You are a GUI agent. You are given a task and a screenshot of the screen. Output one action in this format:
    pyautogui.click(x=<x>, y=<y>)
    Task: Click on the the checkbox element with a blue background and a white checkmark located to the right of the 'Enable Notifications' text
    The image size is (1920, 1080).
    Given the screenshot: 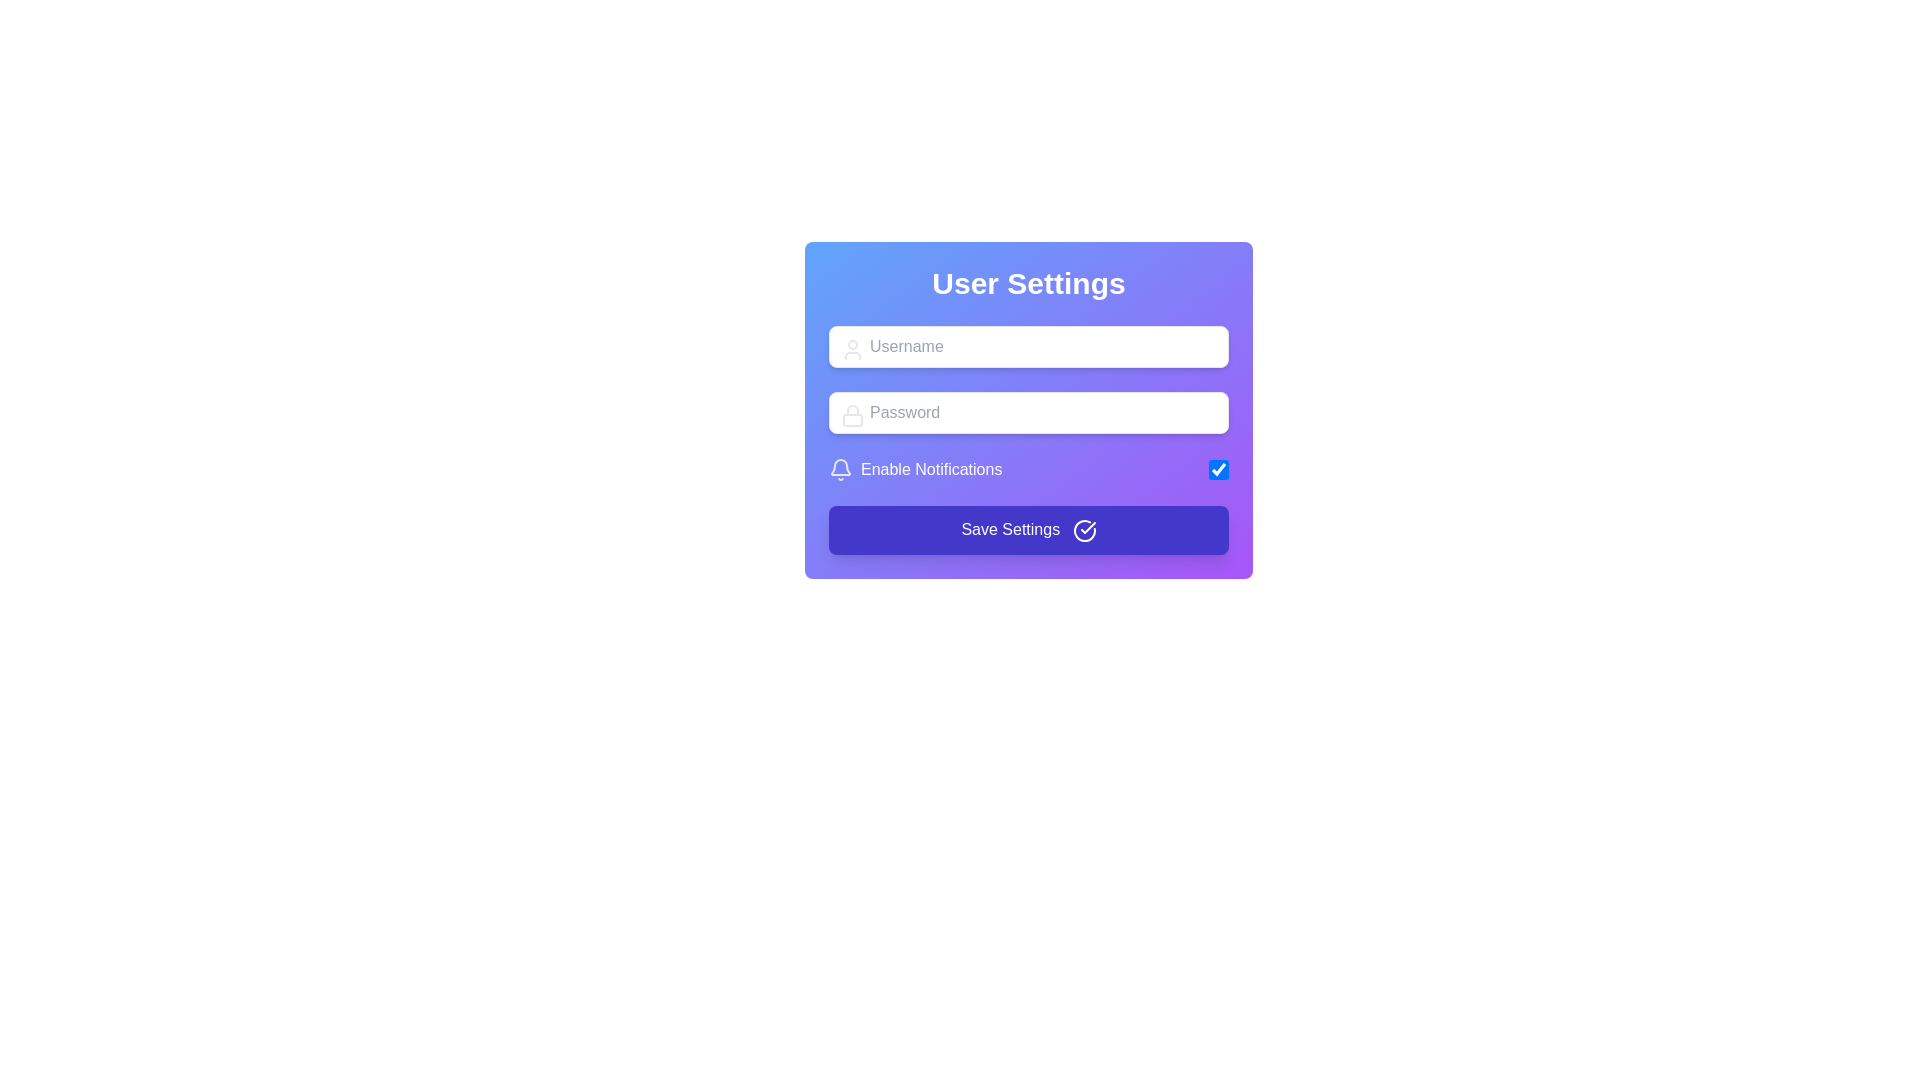 What is the action you would take?
    pyautogui.click(x=1218, y=470)
    